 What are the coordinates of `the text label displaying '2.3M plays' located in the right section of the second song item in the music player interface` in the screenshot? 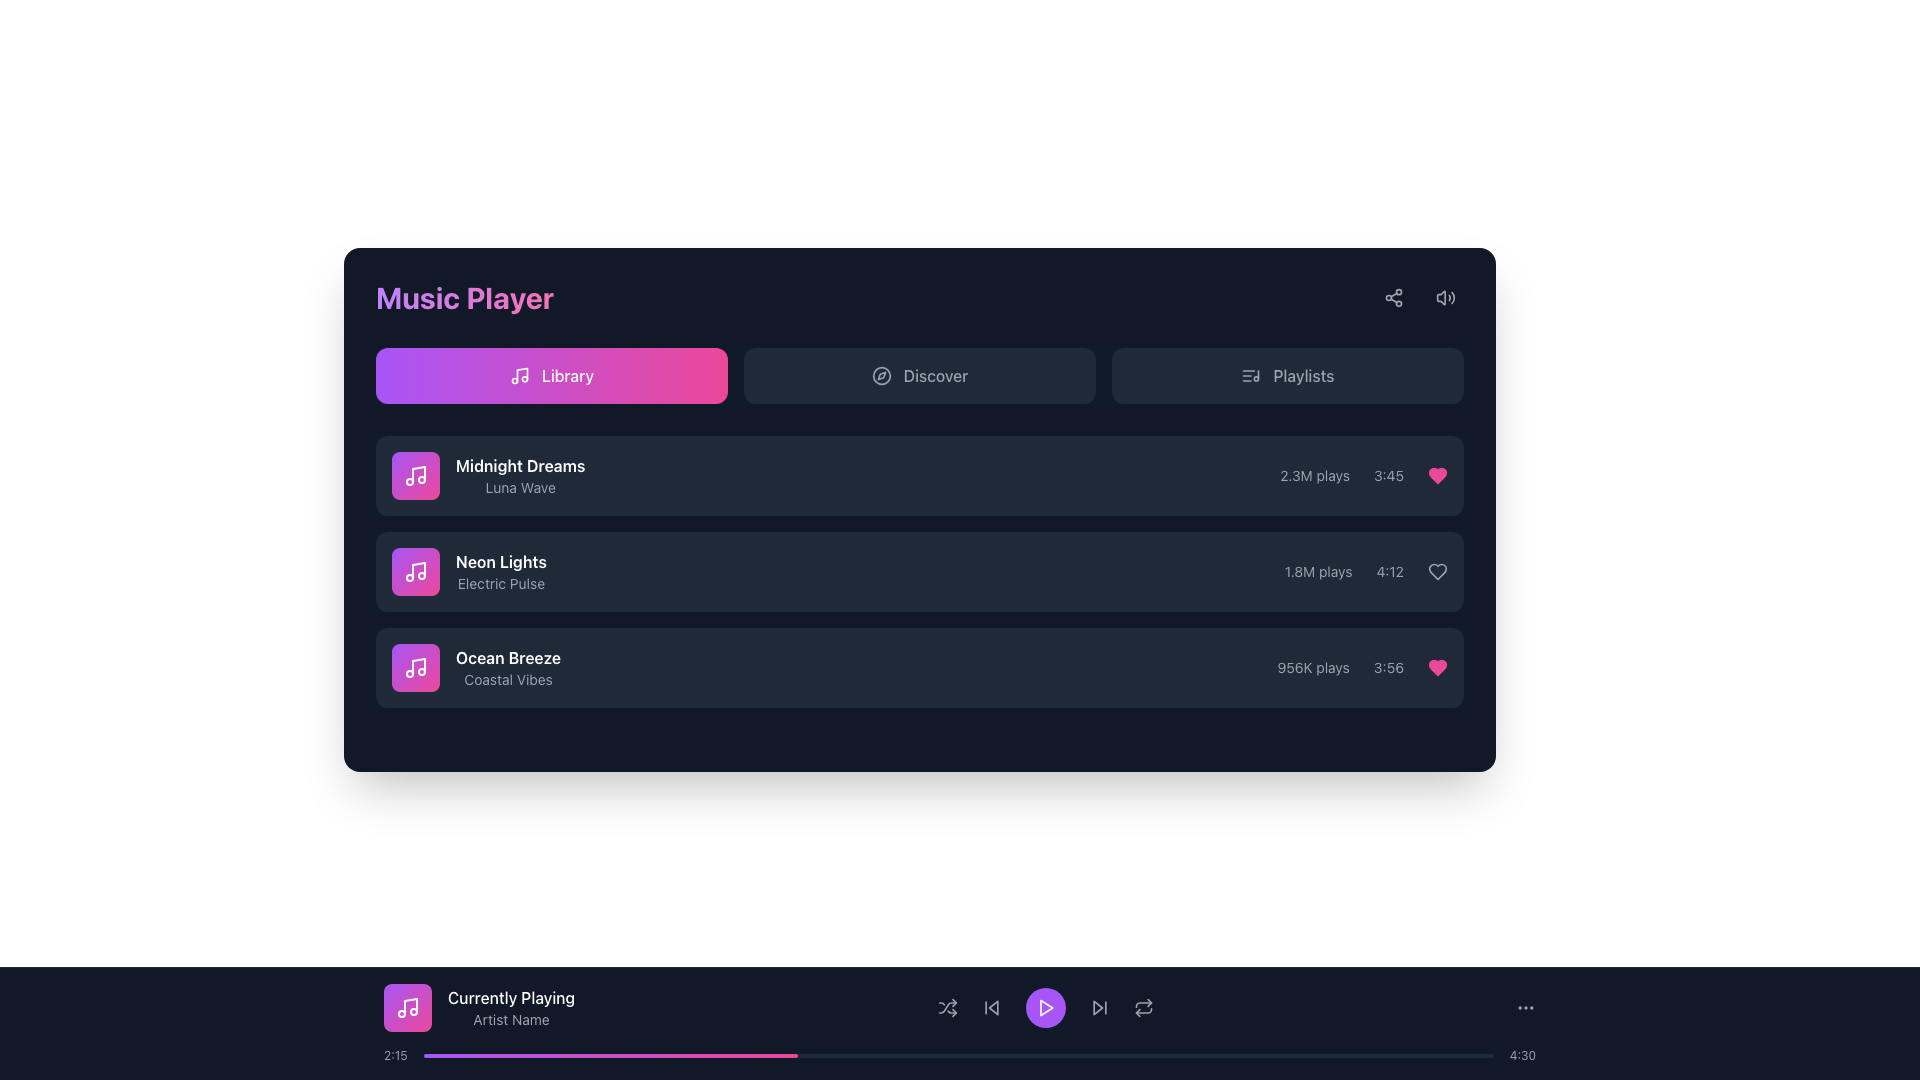 It's located at (1315, 475).